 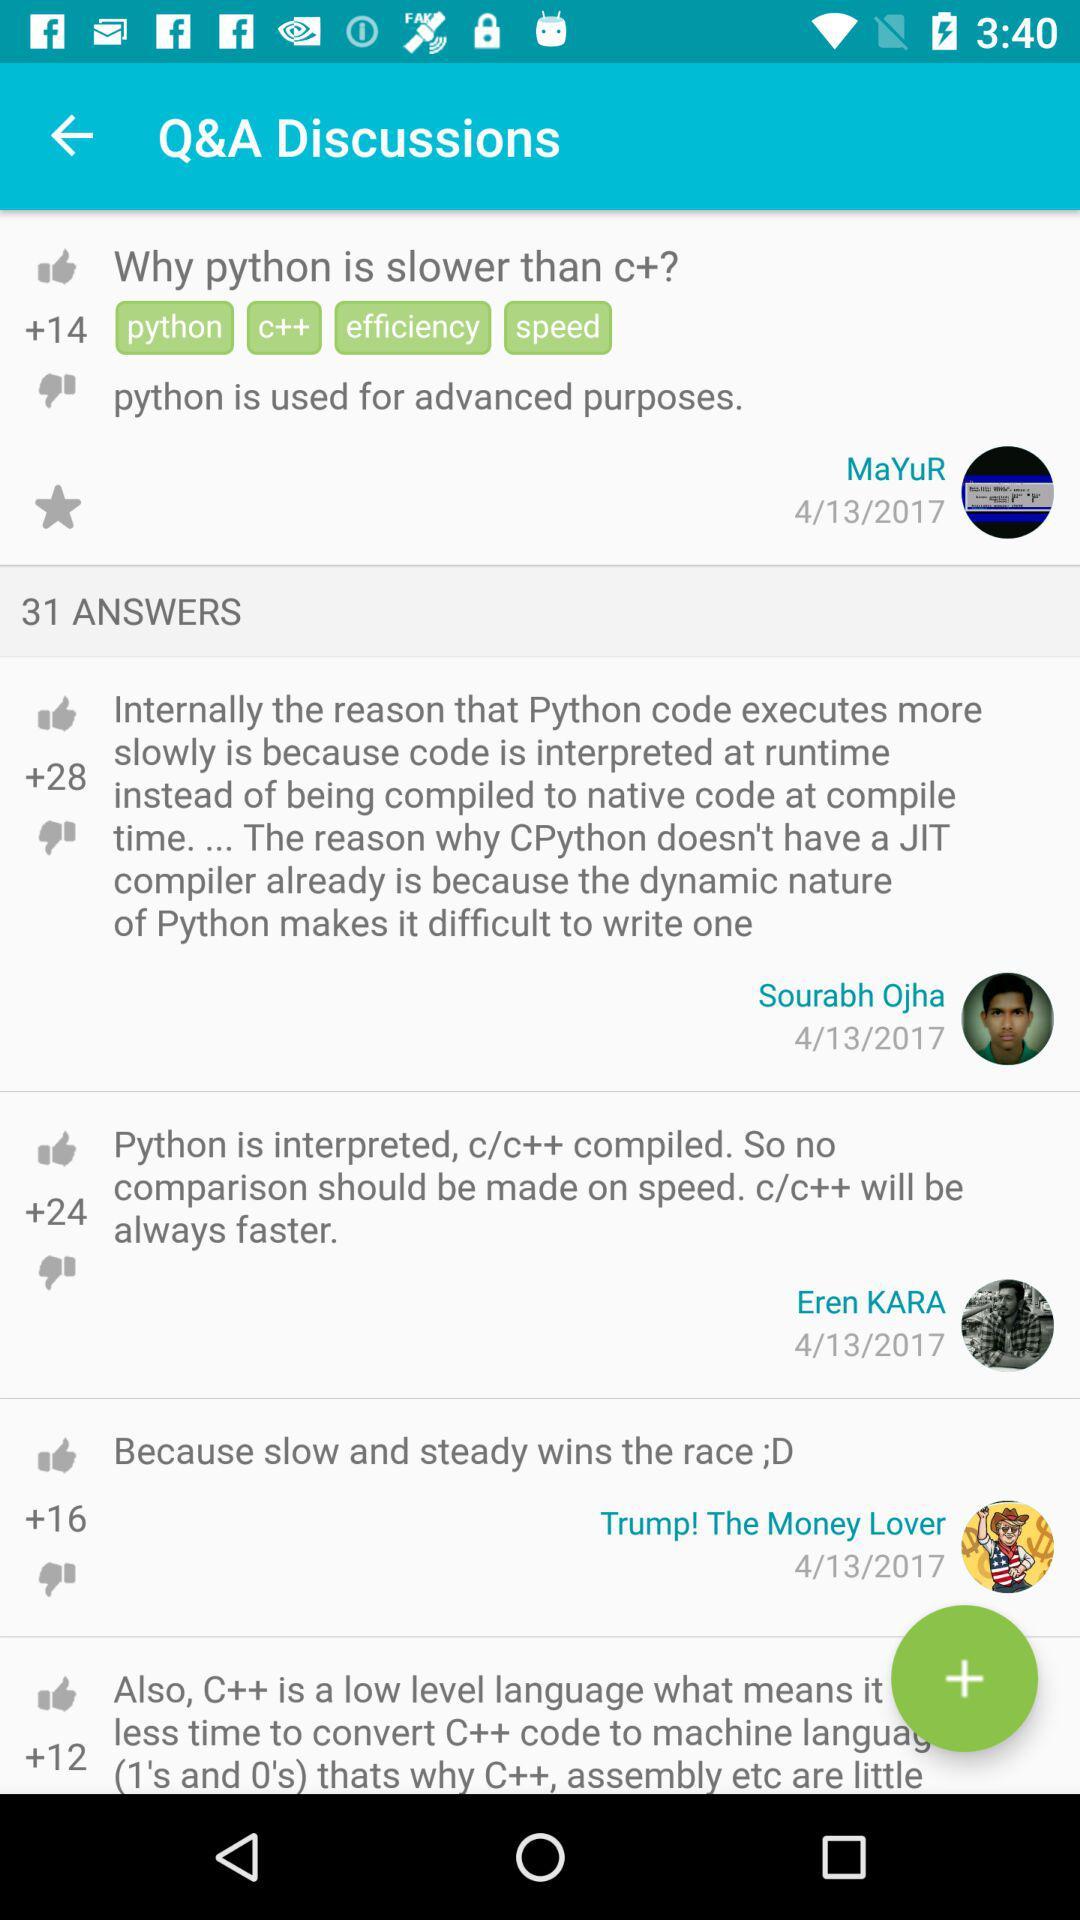 What do you see at coordinates (72, 135) in the screenshot?
I see `the item next to q&a discussions` at bounding box center [72, 135].